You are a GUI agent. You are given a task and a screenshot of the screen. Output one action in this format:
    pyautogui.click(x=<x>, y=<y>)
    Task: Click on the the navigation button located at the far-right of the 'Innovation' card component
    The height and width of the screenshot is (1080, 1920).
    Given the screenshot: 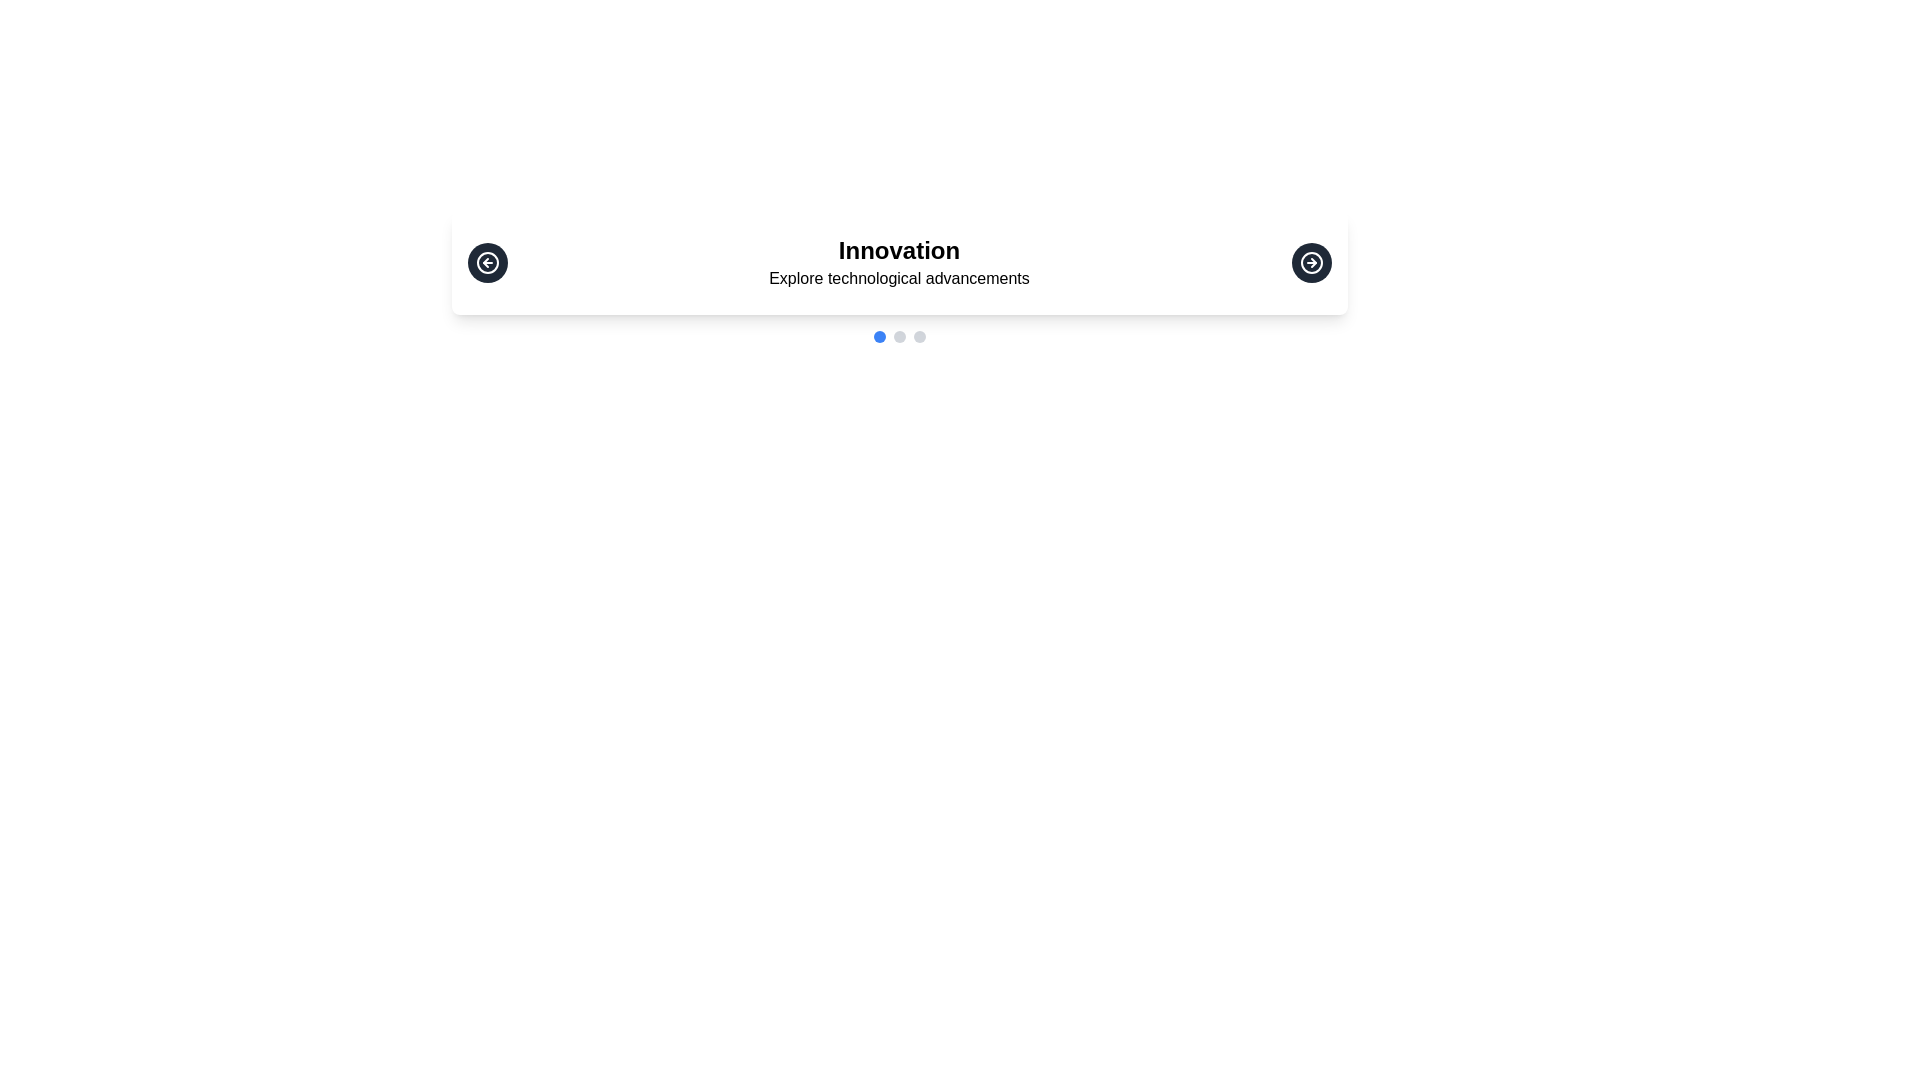 What is the action you would take?
    pyautogui.click(x=1311, y=261)
    